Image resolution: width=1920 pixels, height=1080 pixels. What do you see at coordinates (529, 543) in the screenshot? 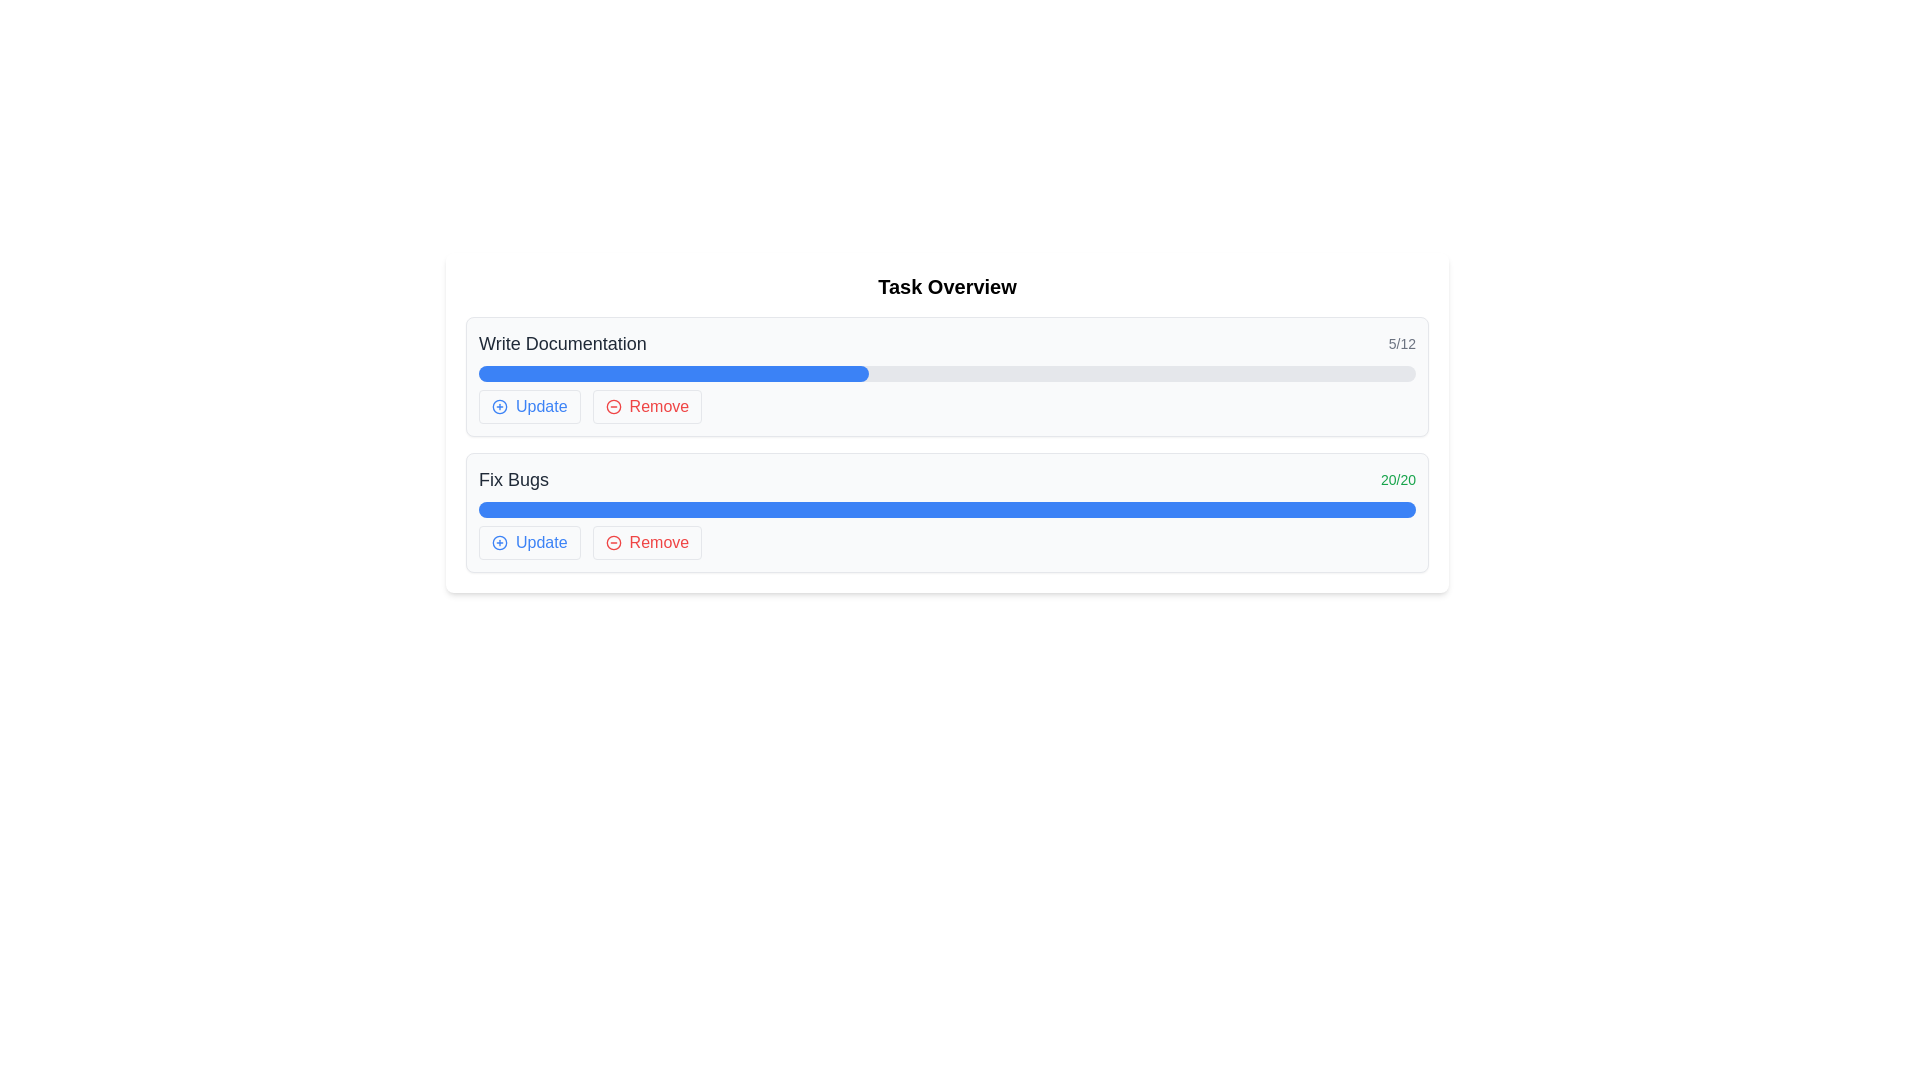
I see `the 'Update' button, which has blue text and a plus sign icon` at bounding box center [529, 543].